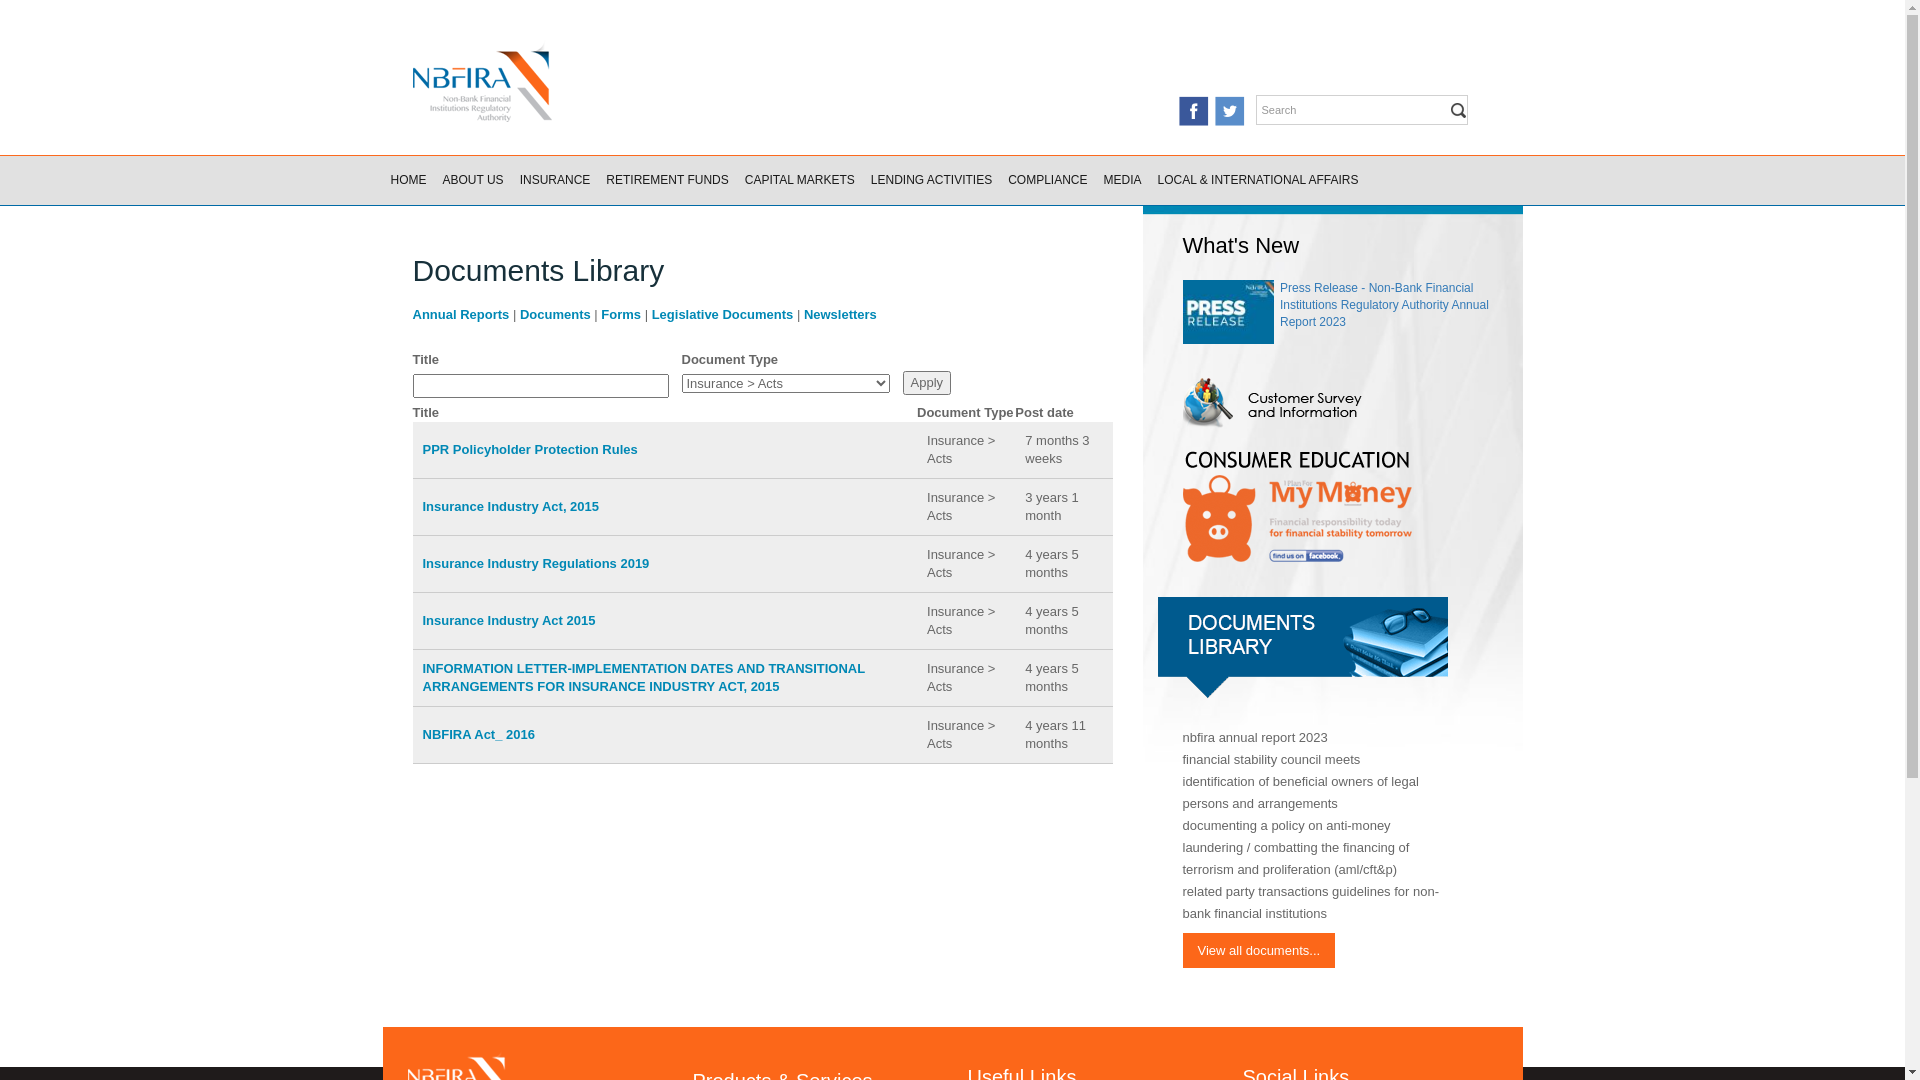  Describe the element at coordinates (471, 180) in the screenshot. I see `'ABOUT US'` at that location.